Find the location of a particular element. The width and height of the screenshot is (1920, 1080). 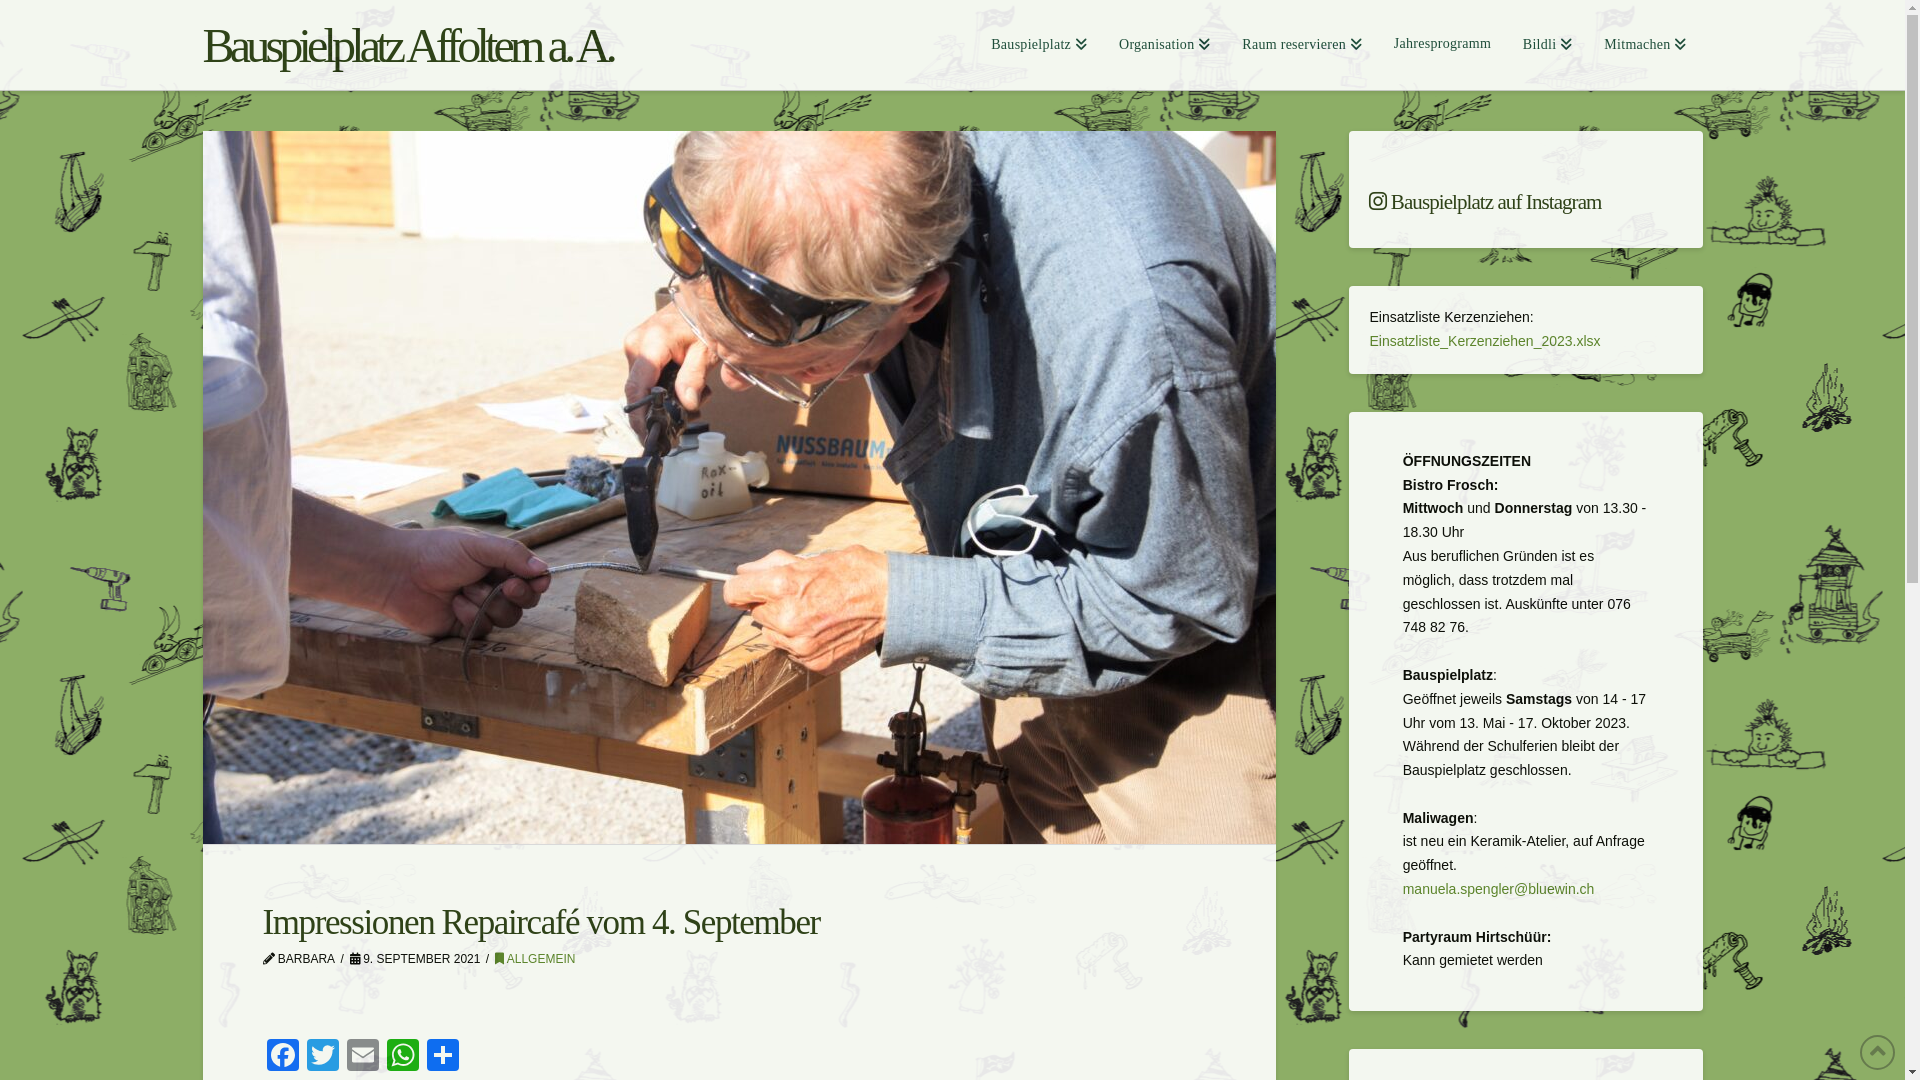

'Teilen' is located at coordinates (440, 1056).